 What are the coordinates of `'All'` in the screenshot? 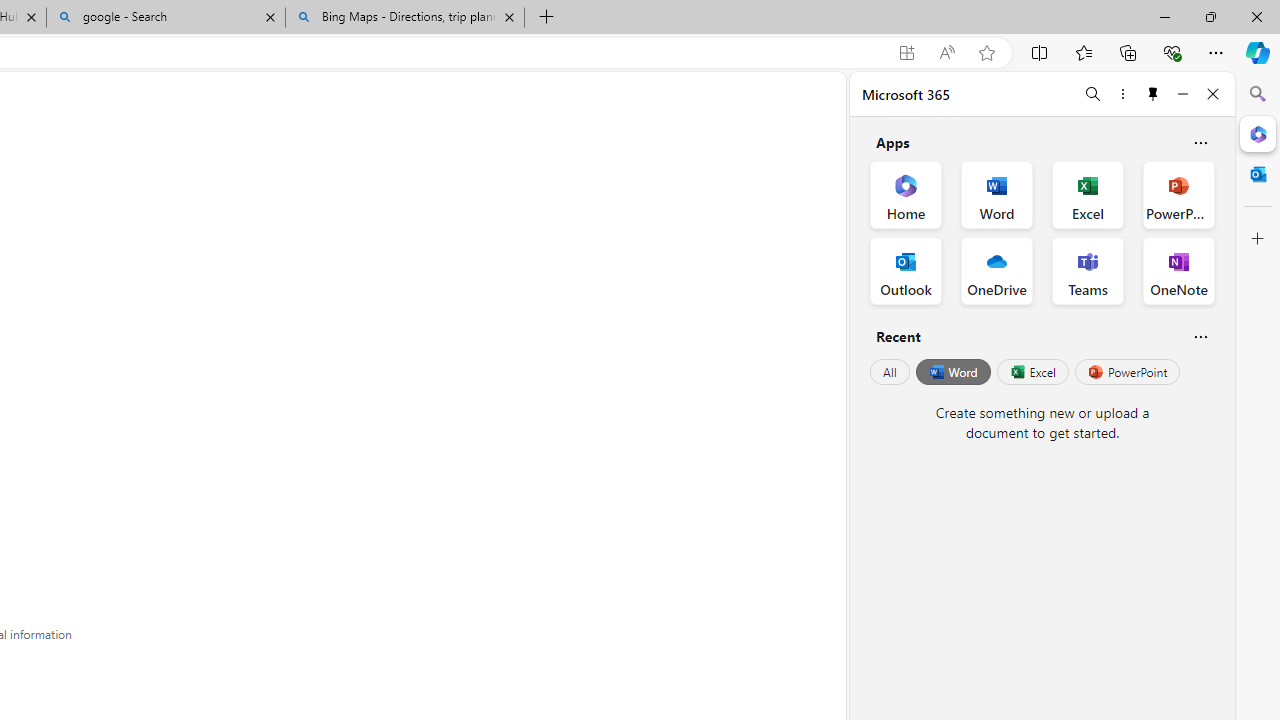 It's located at (889, 372).